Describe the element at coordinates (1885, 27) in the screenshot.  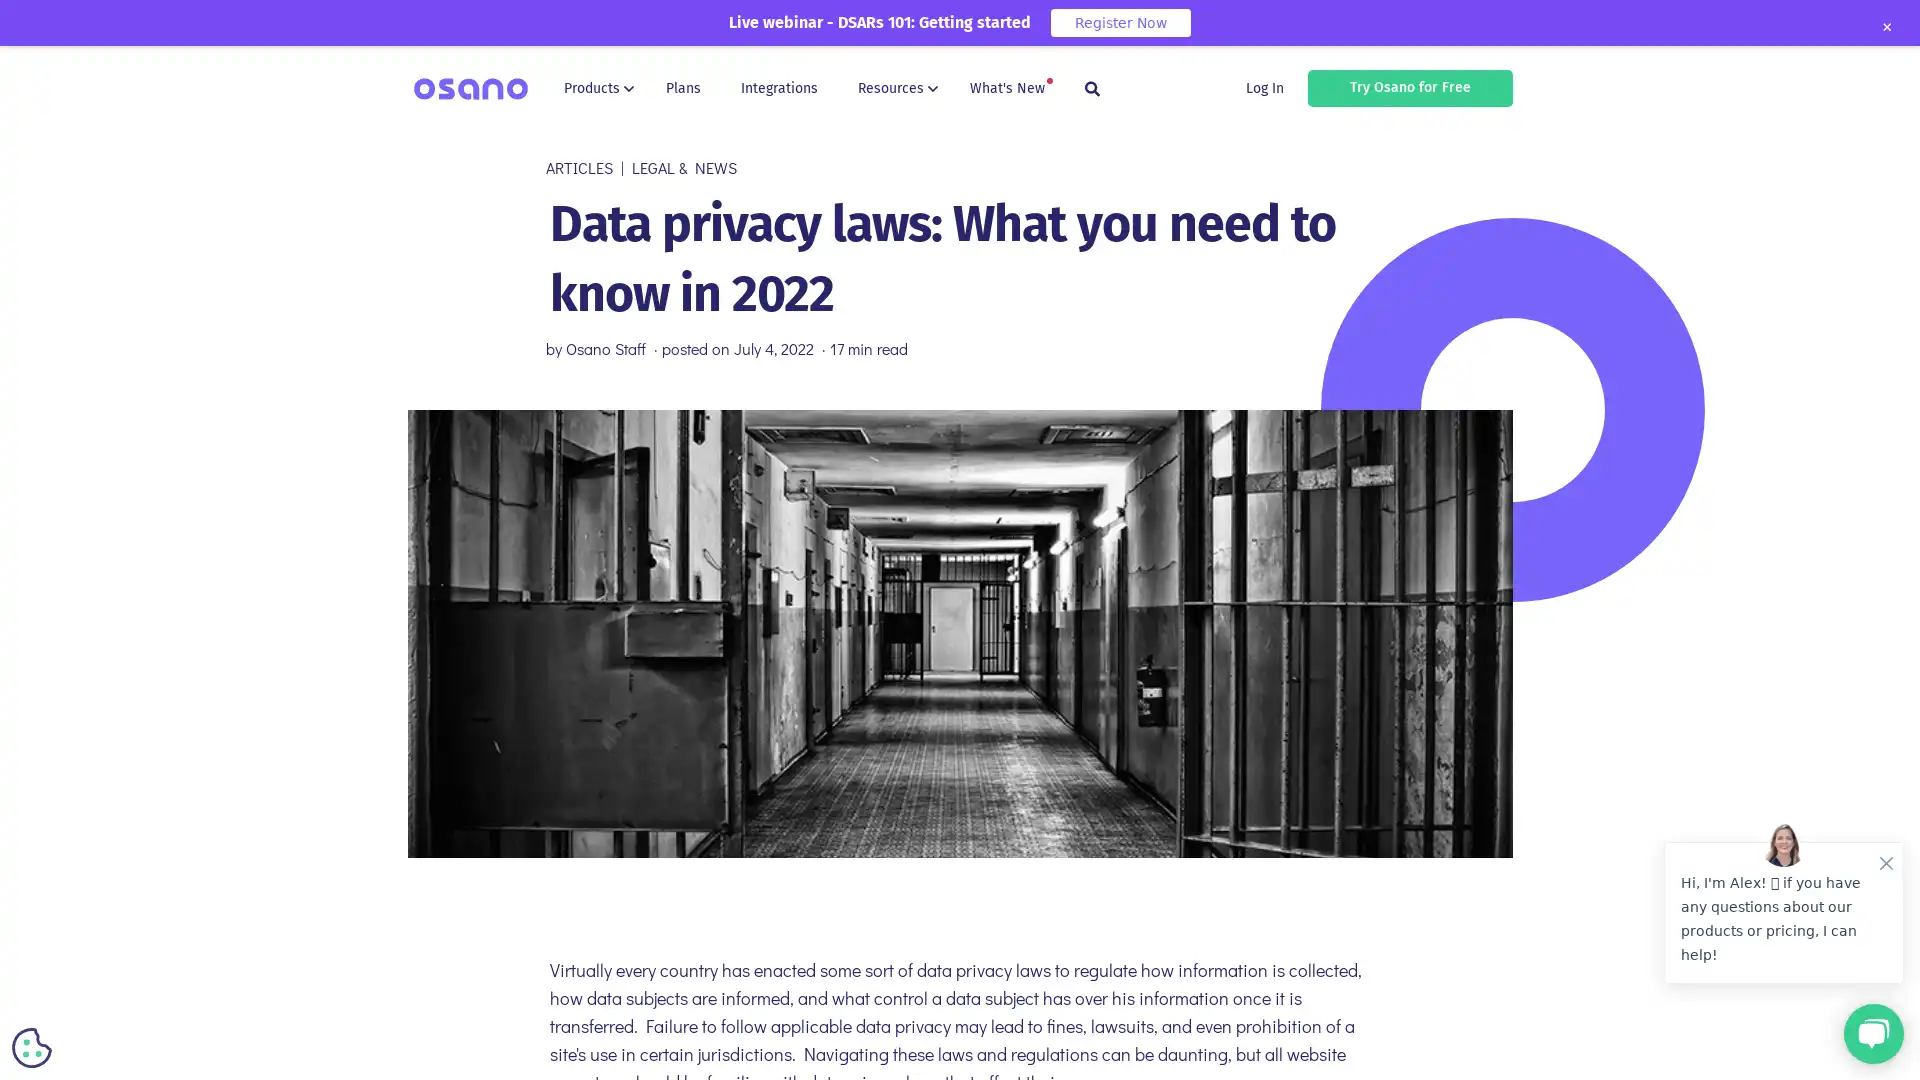
I see `Close` at that location.